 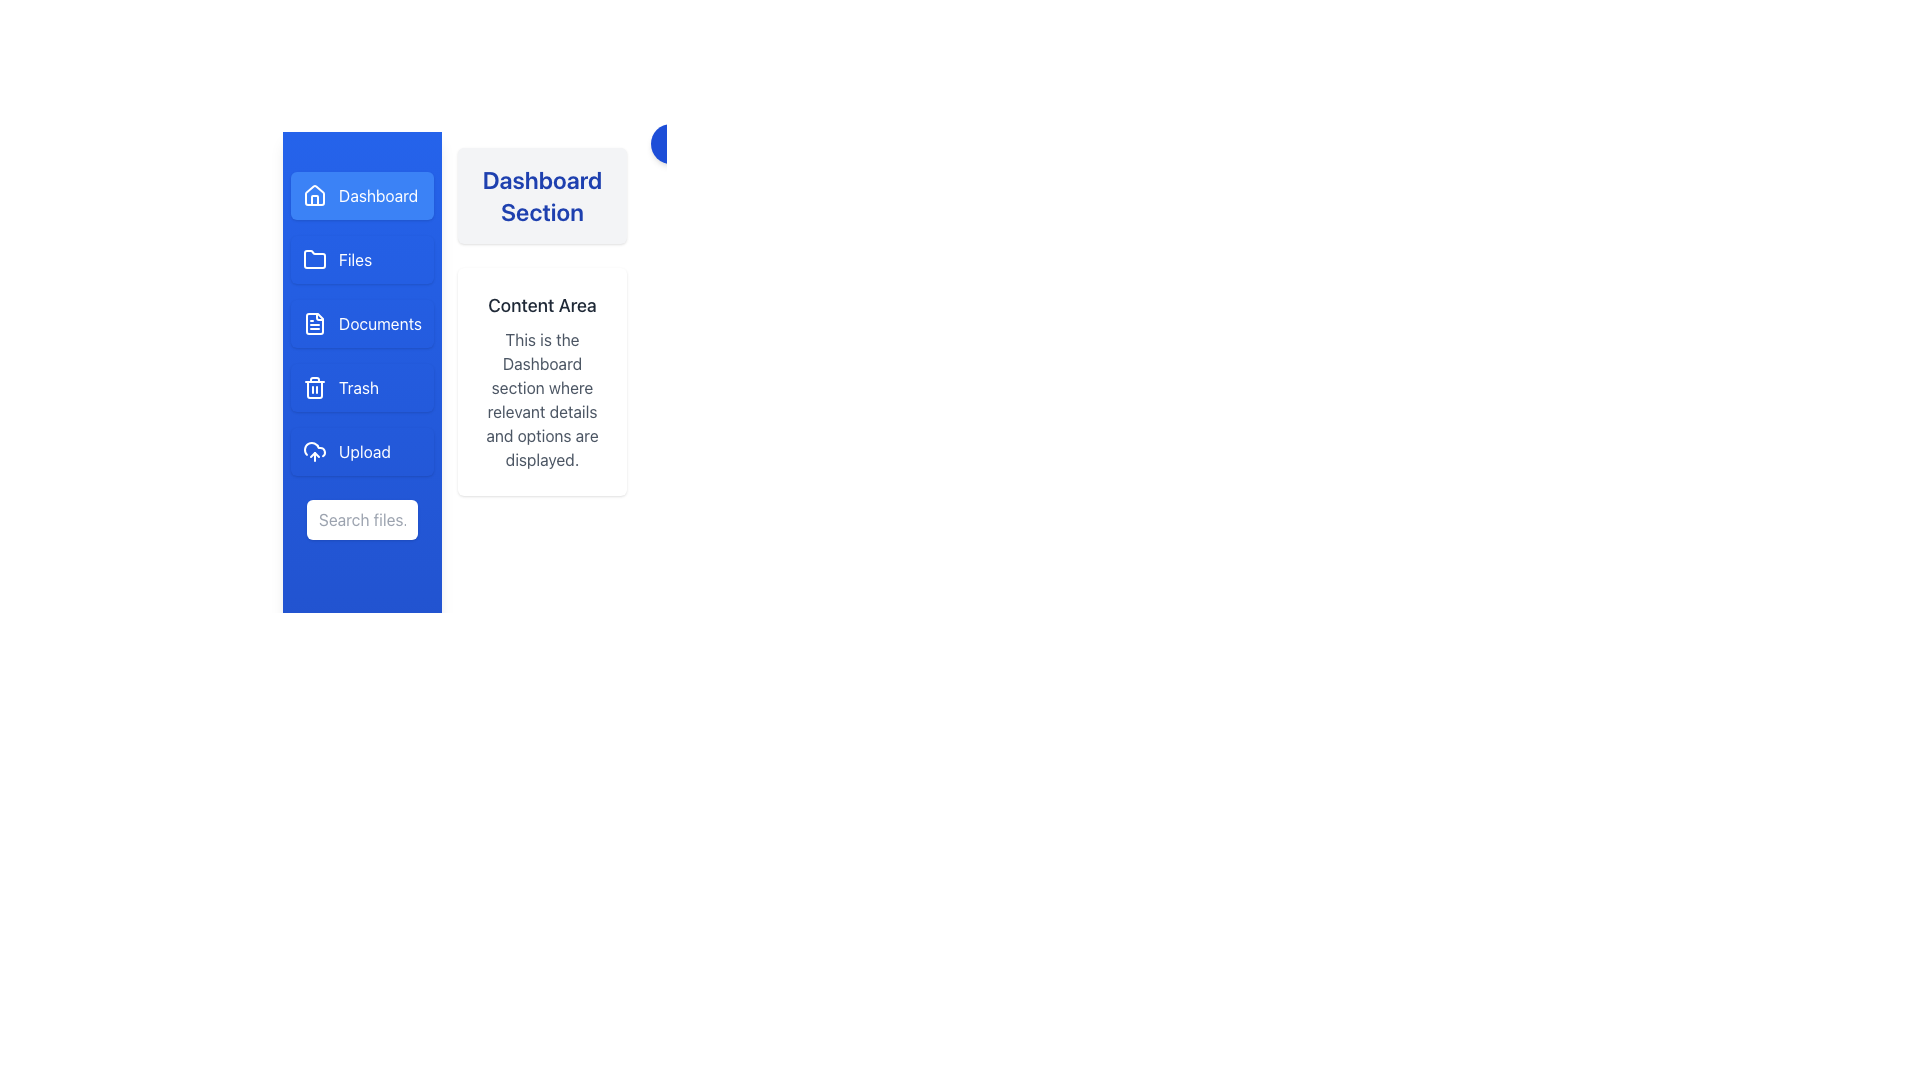 I want to click on the Text Label that serves as a title or heading for the card's content, providing context about the data or features presented within the section, so click(x=542, y=305).